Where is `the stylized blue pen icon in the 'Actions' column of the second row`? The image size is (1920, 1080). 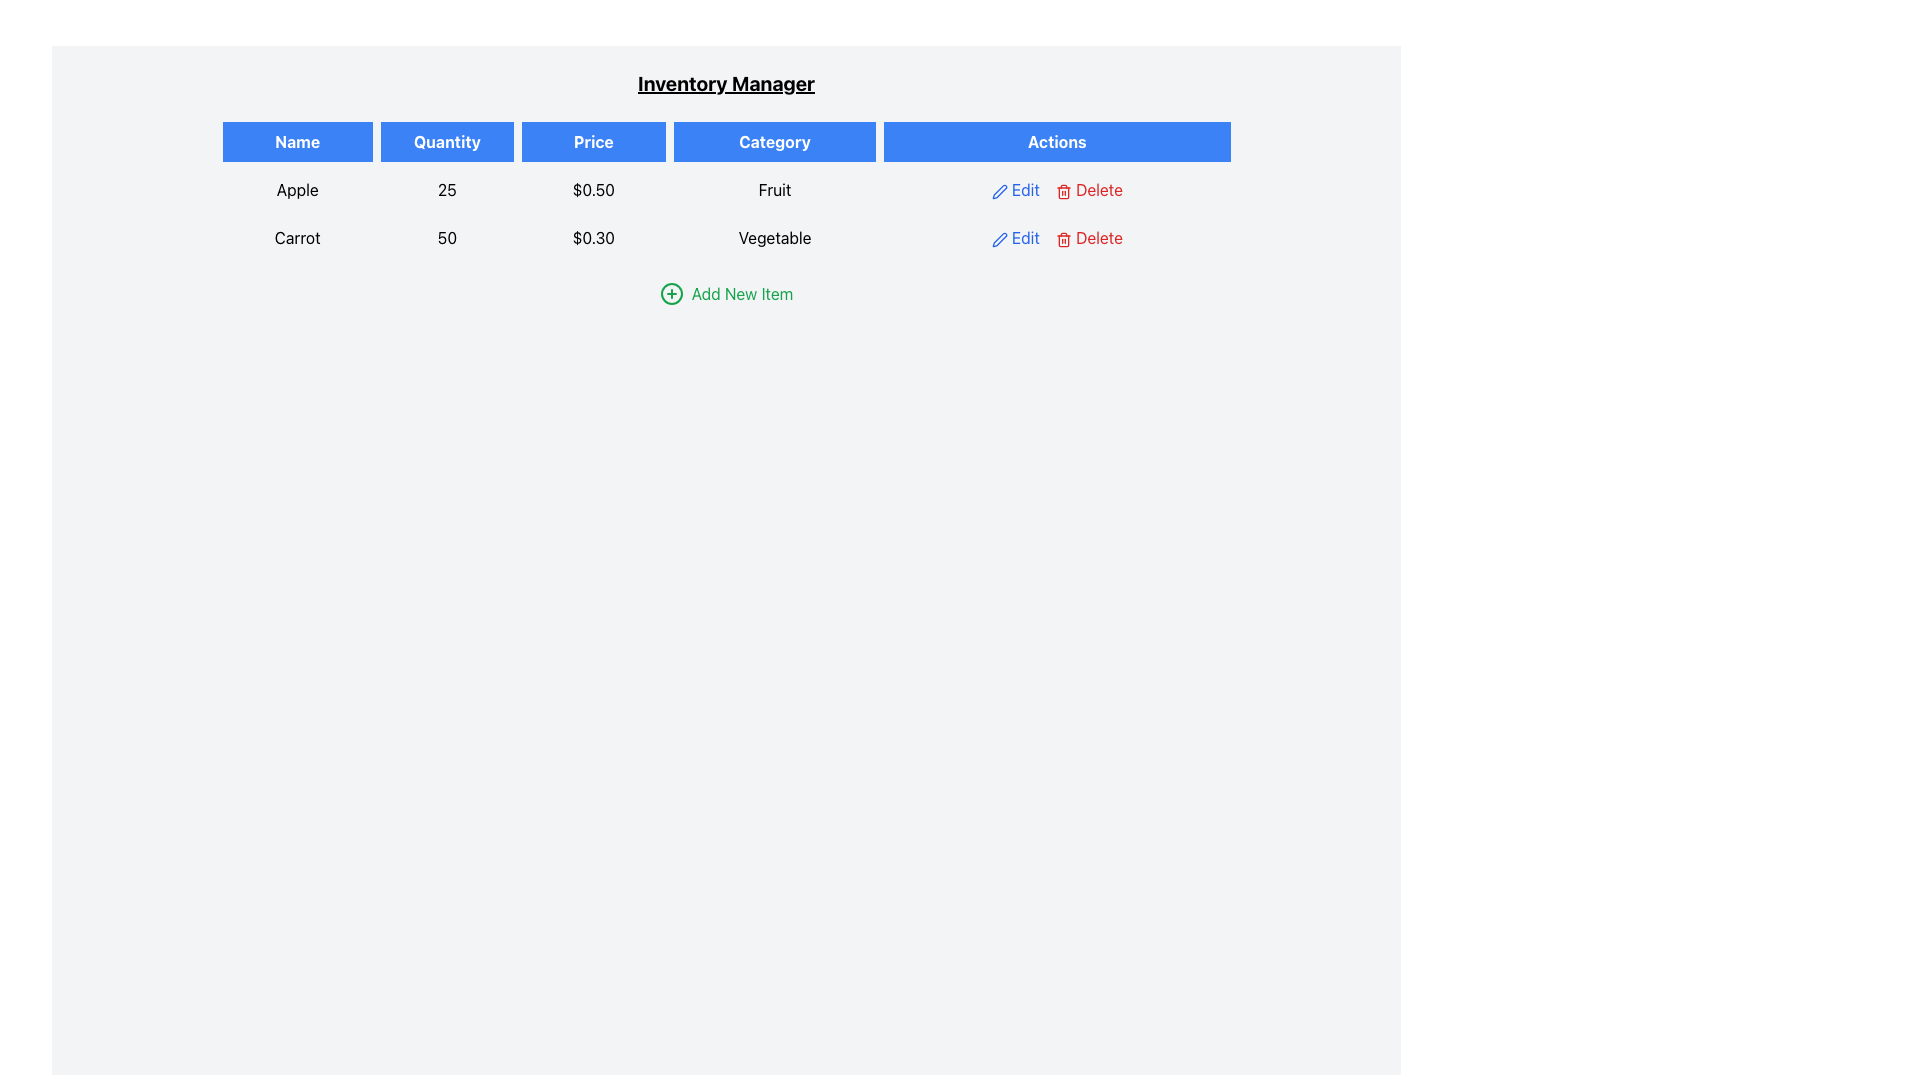
the stylized blue pen icon in the 'Actions' column of the second row is located at coordinates (999, 191).